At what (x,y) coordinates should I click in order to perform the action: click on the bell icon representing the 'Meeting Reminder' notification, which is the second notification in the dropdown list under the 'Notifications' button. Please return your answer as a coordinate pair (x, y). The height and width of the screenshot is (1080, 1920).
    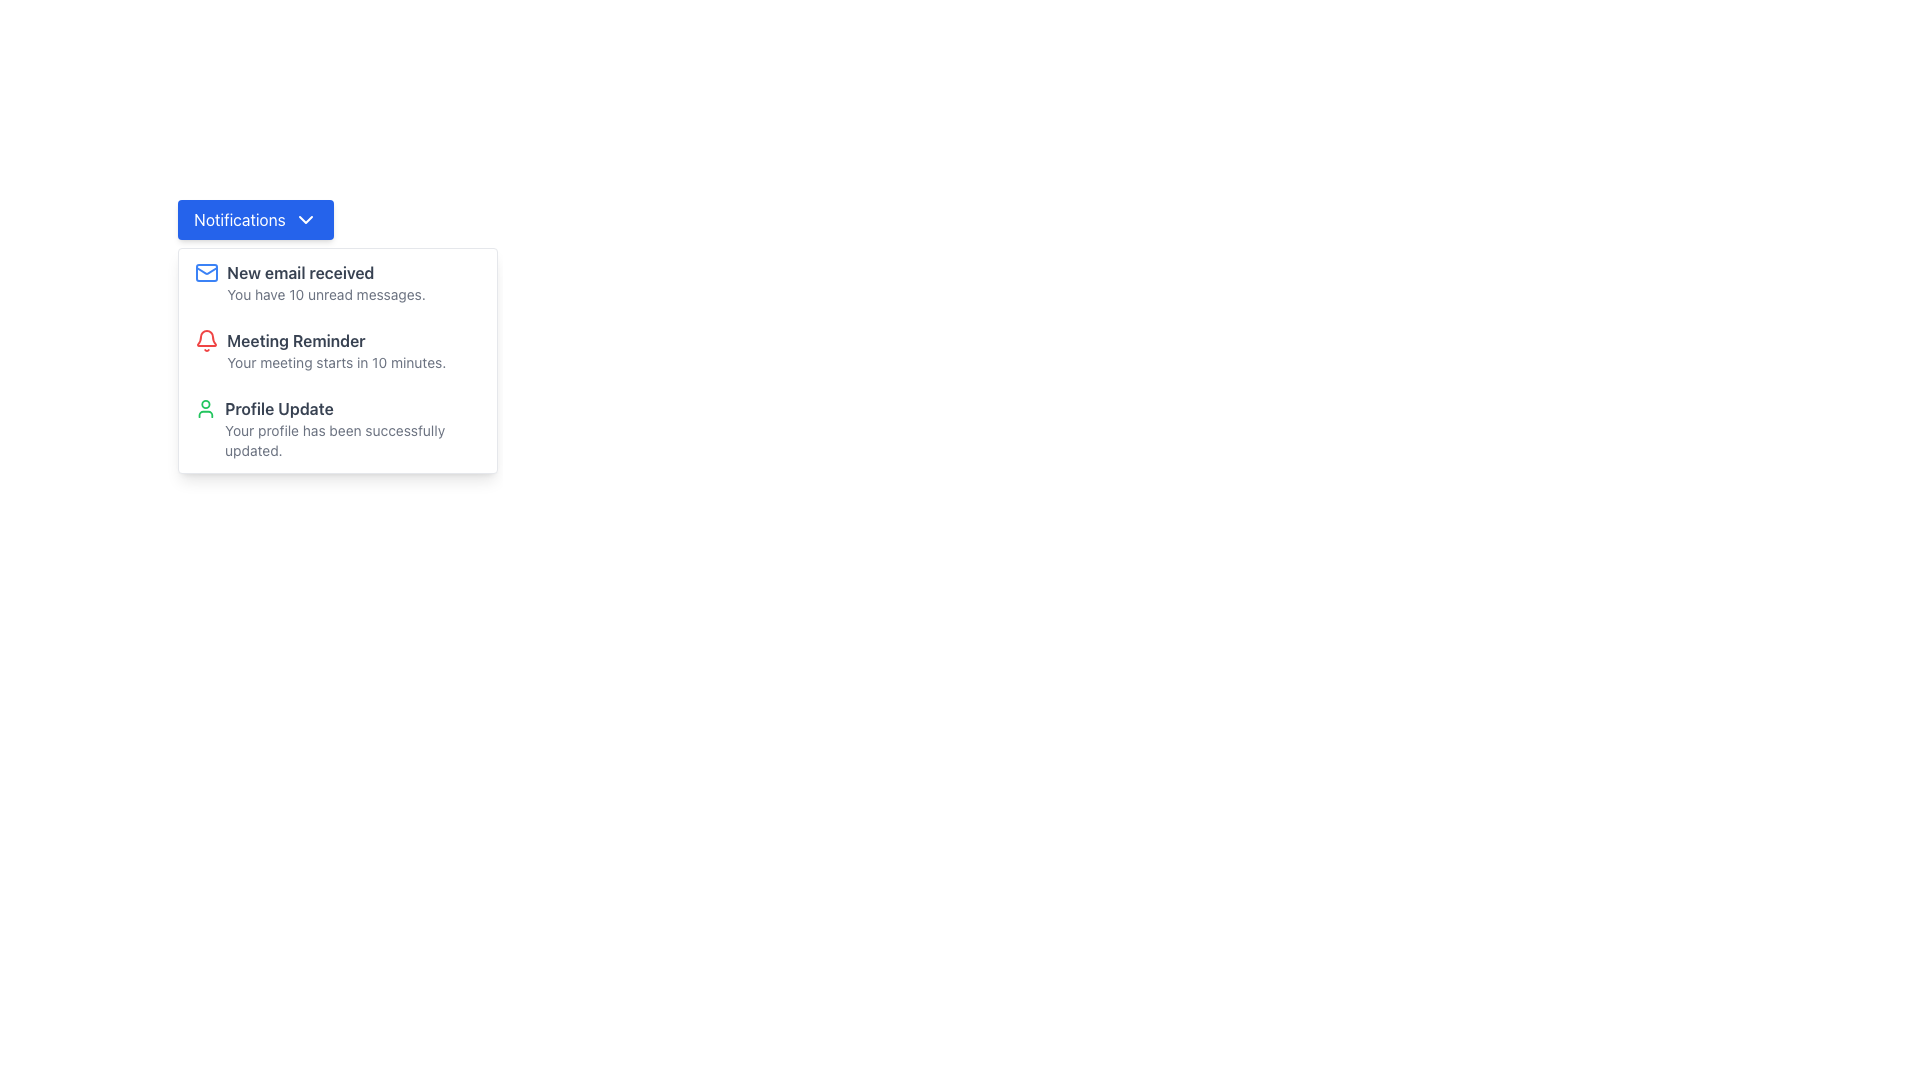
    Looking at the image, I should click on (207, 339).